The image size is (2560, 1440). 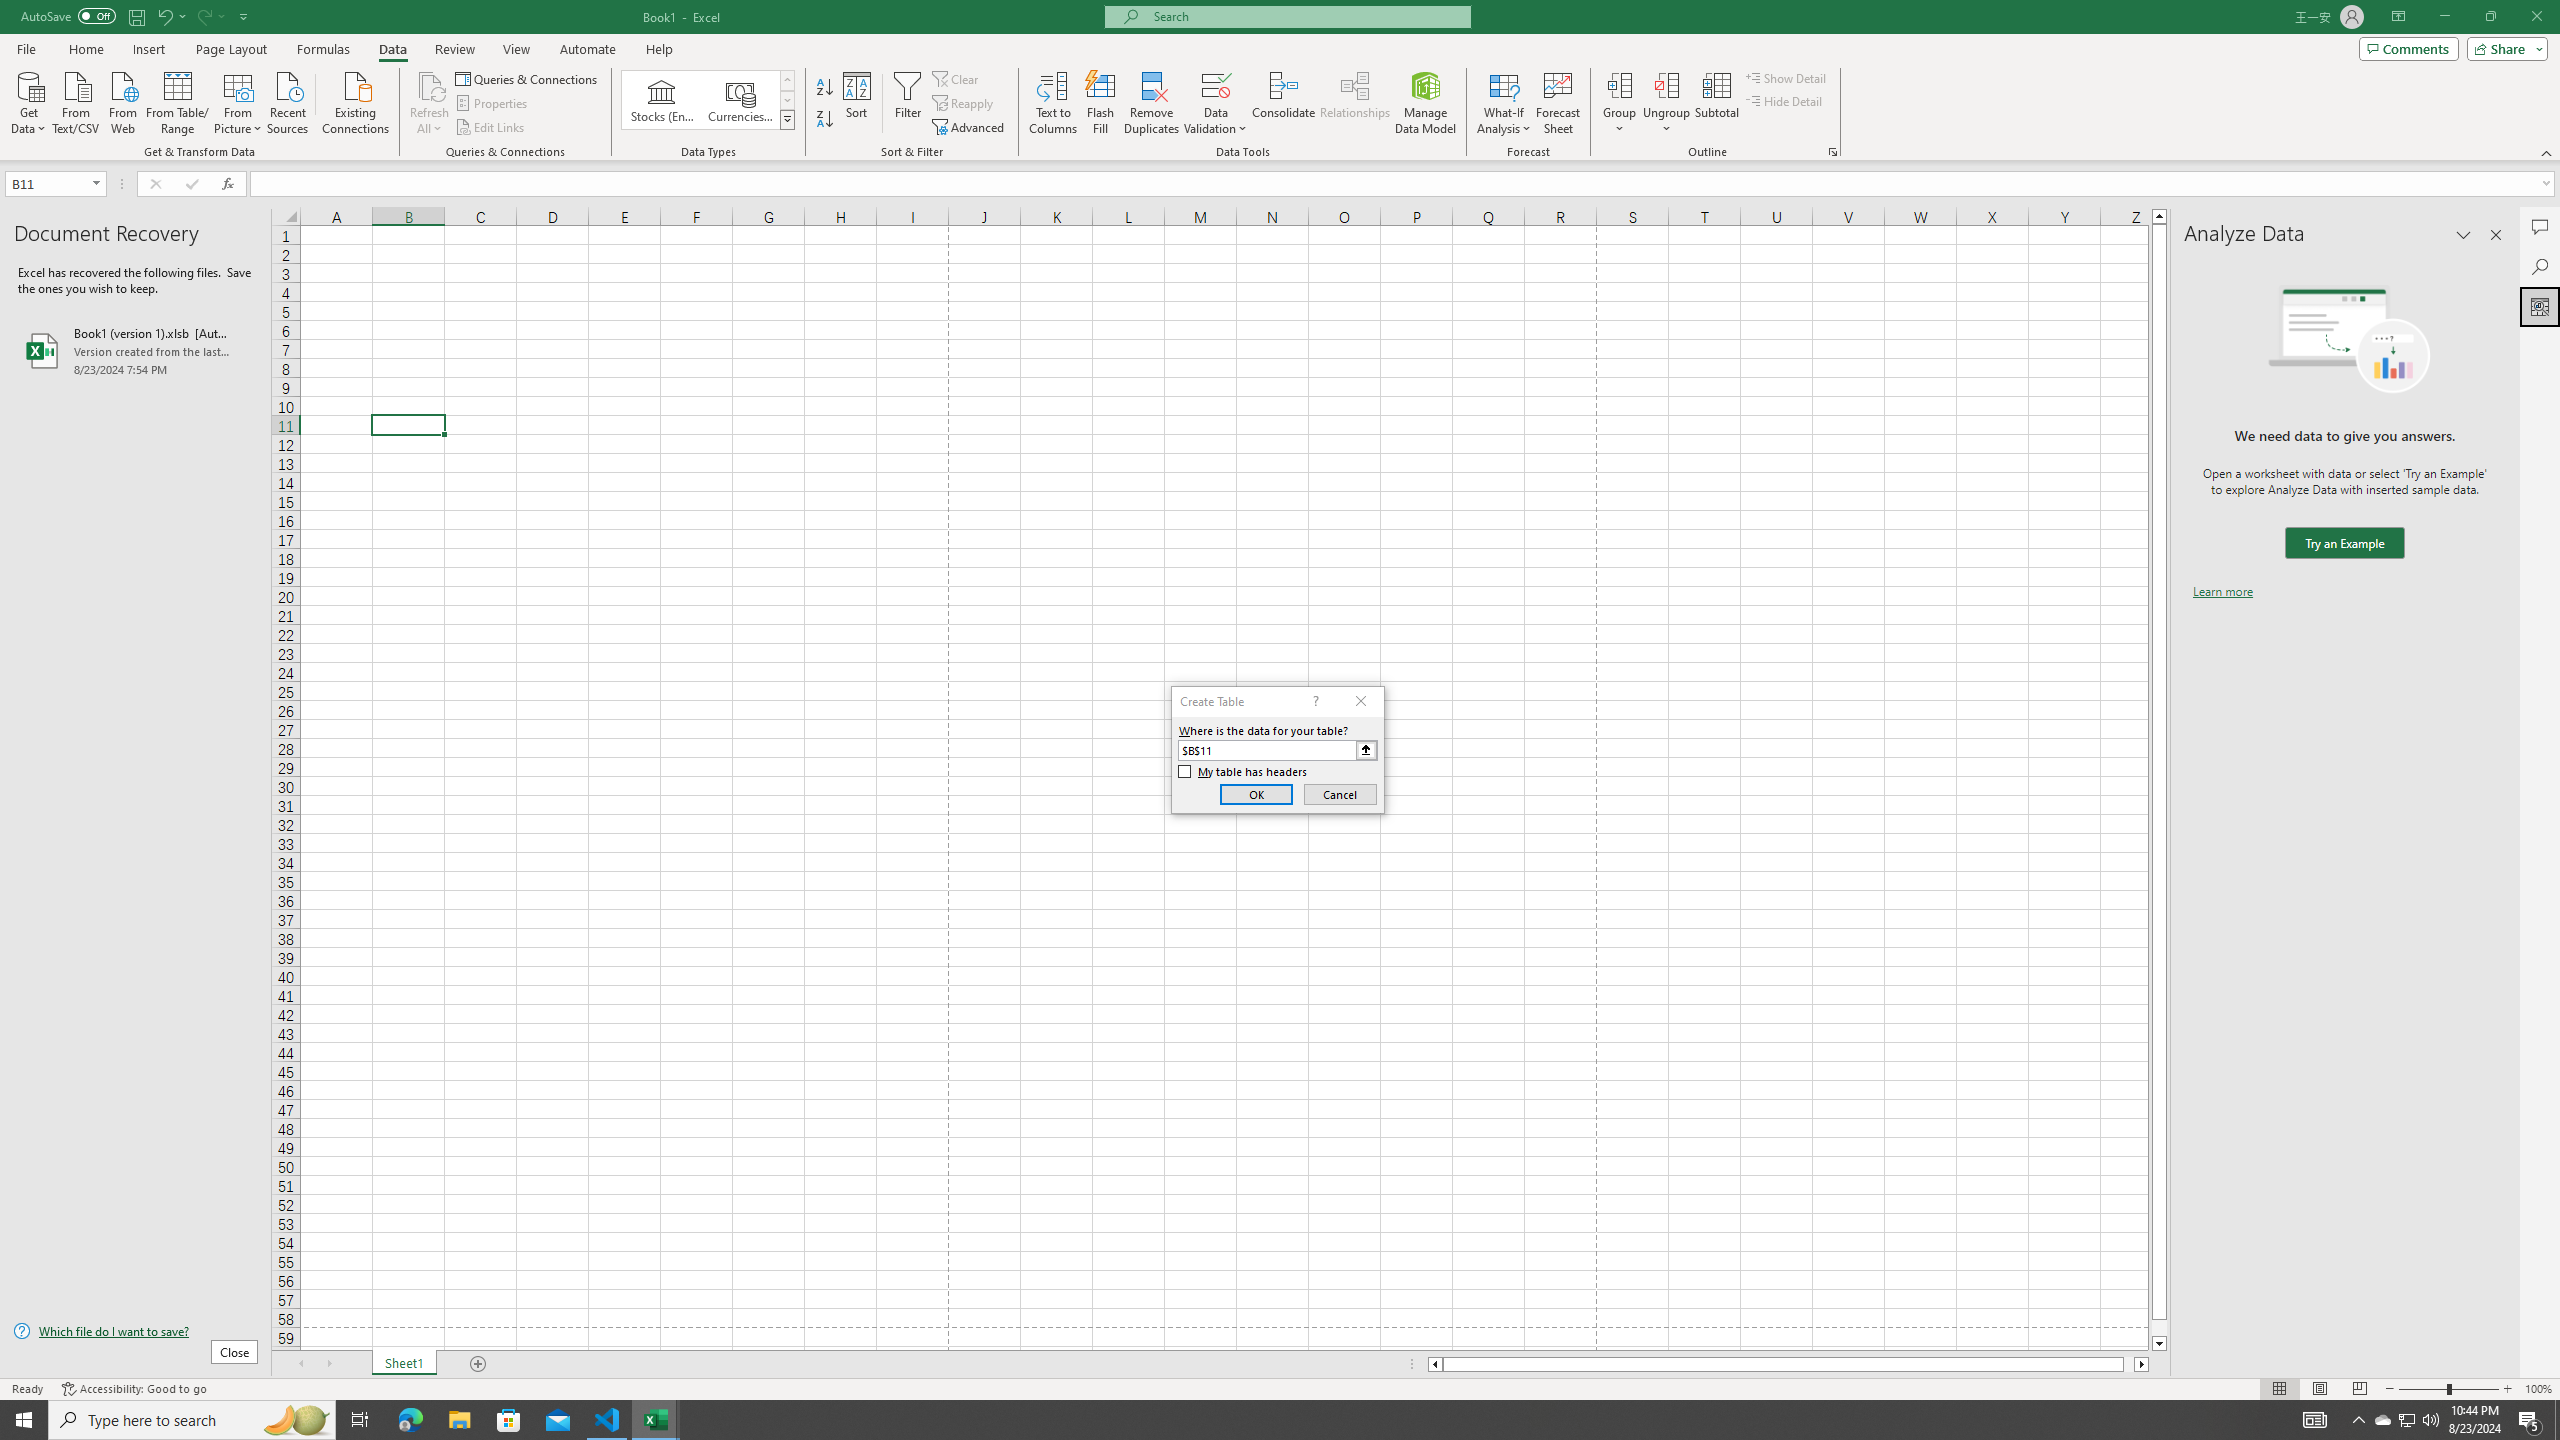 What do you see at coordinates (1666, 84) in the screenshot?
I see `'Ungroup...'` at bounding box center [1666, 84].